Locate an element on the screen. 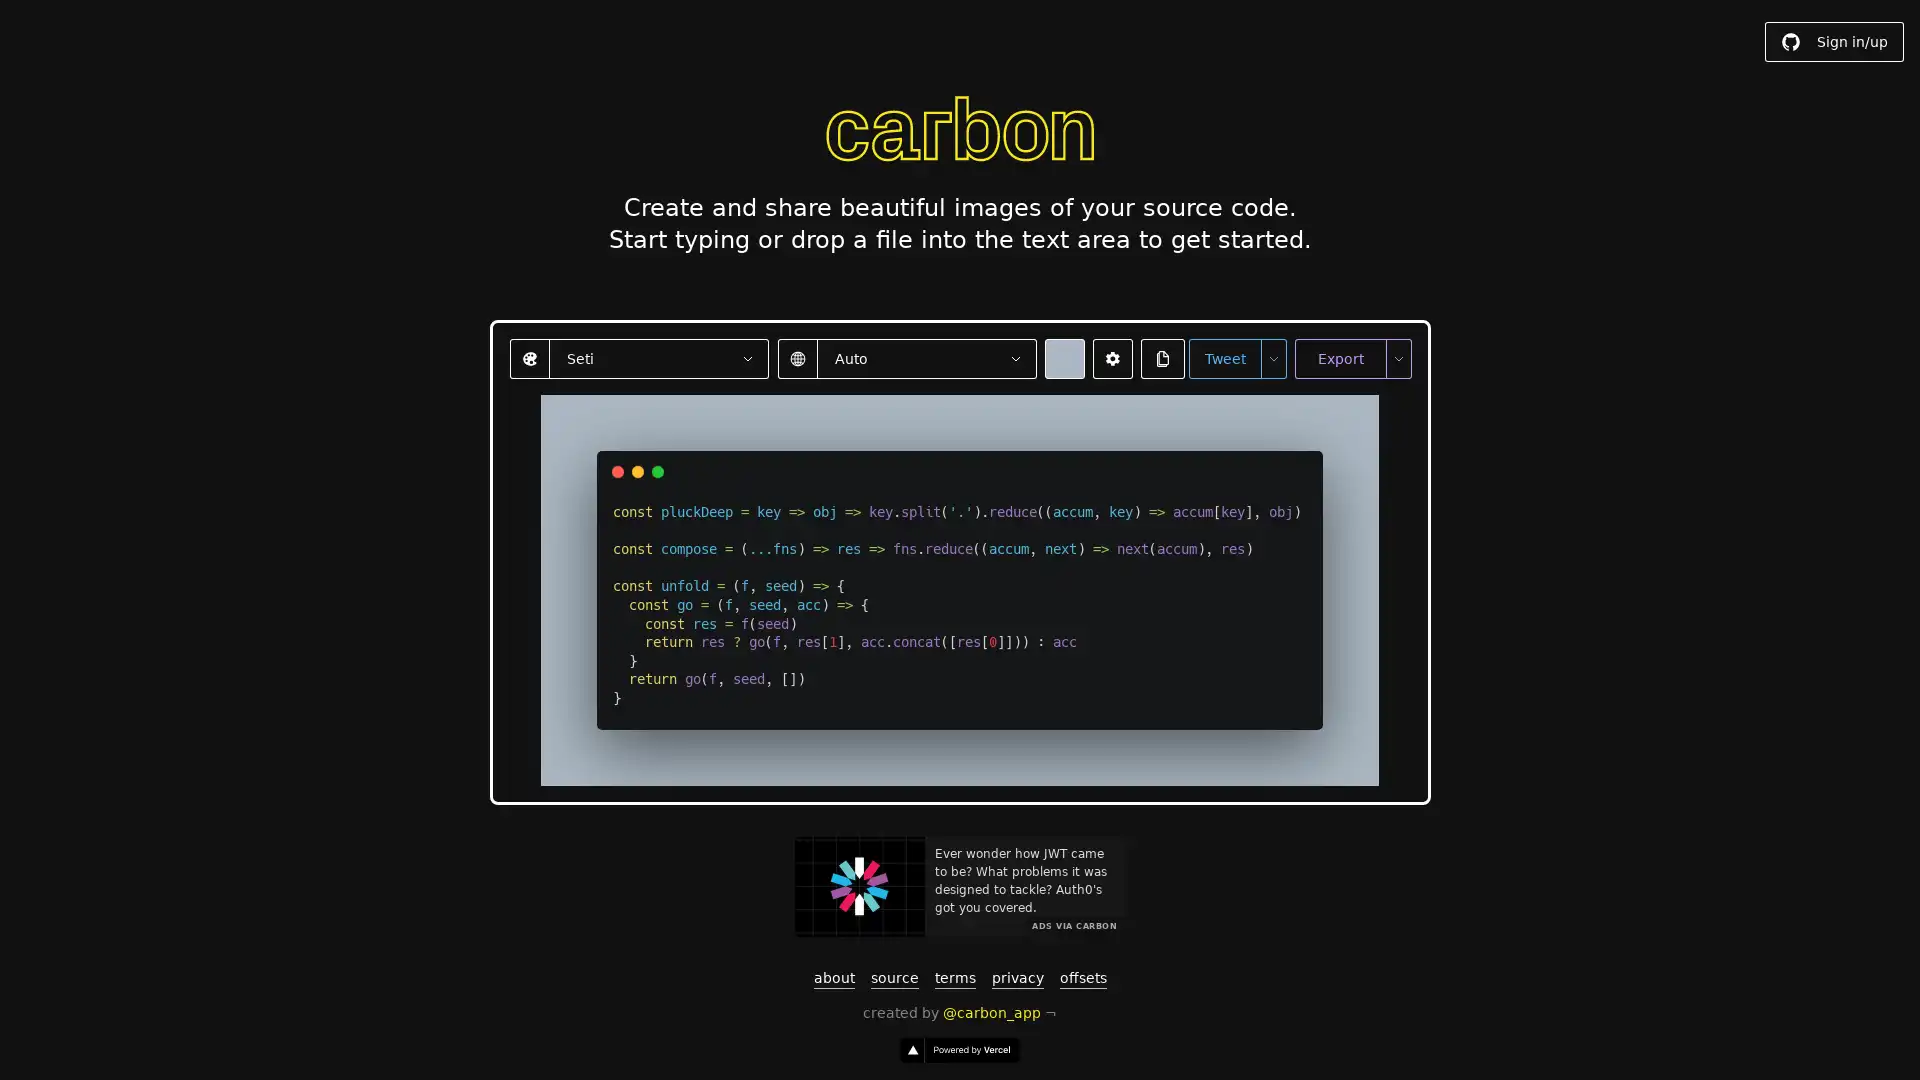 The width and height of the screenshot is (1920, 1080). Background Menu is located at coordinates (1063, 357).